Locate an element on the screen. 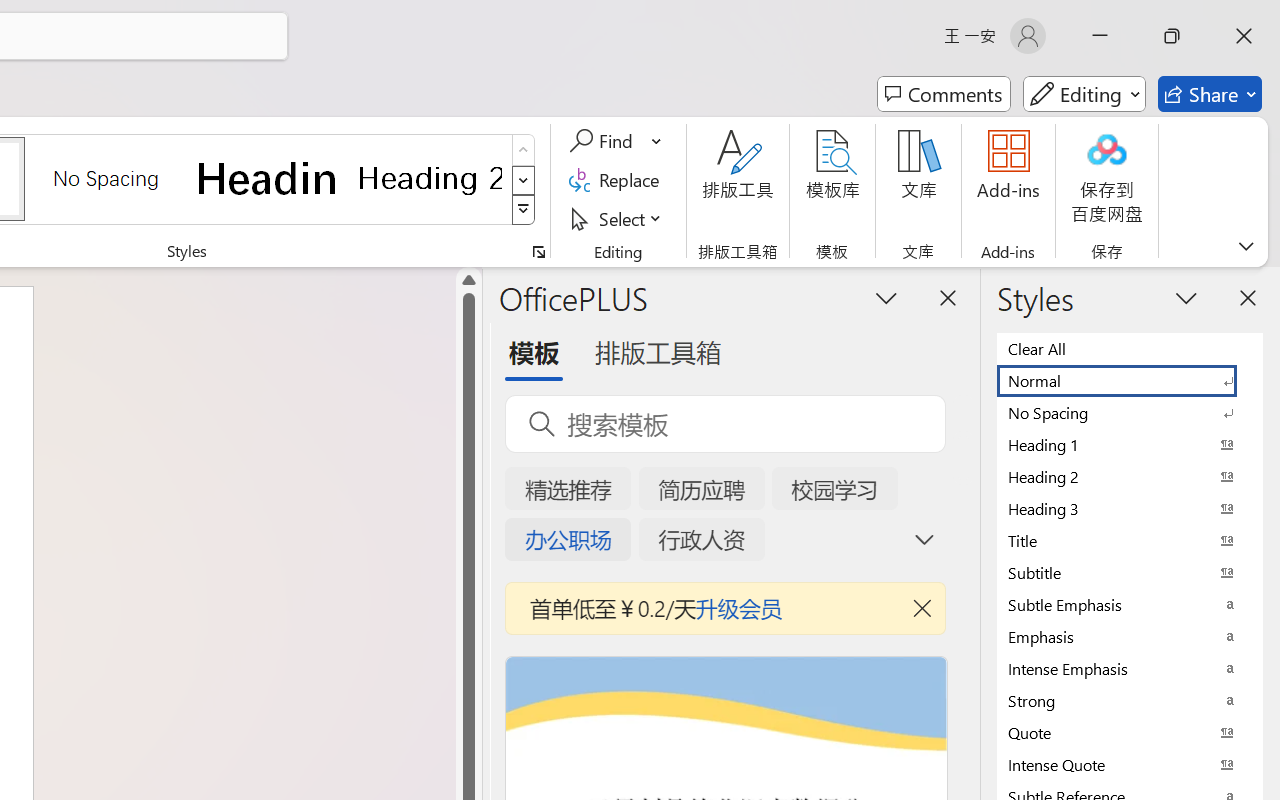 This screenshot has width=1280, height=800. 'Find' is located at coordinates (615, 141).